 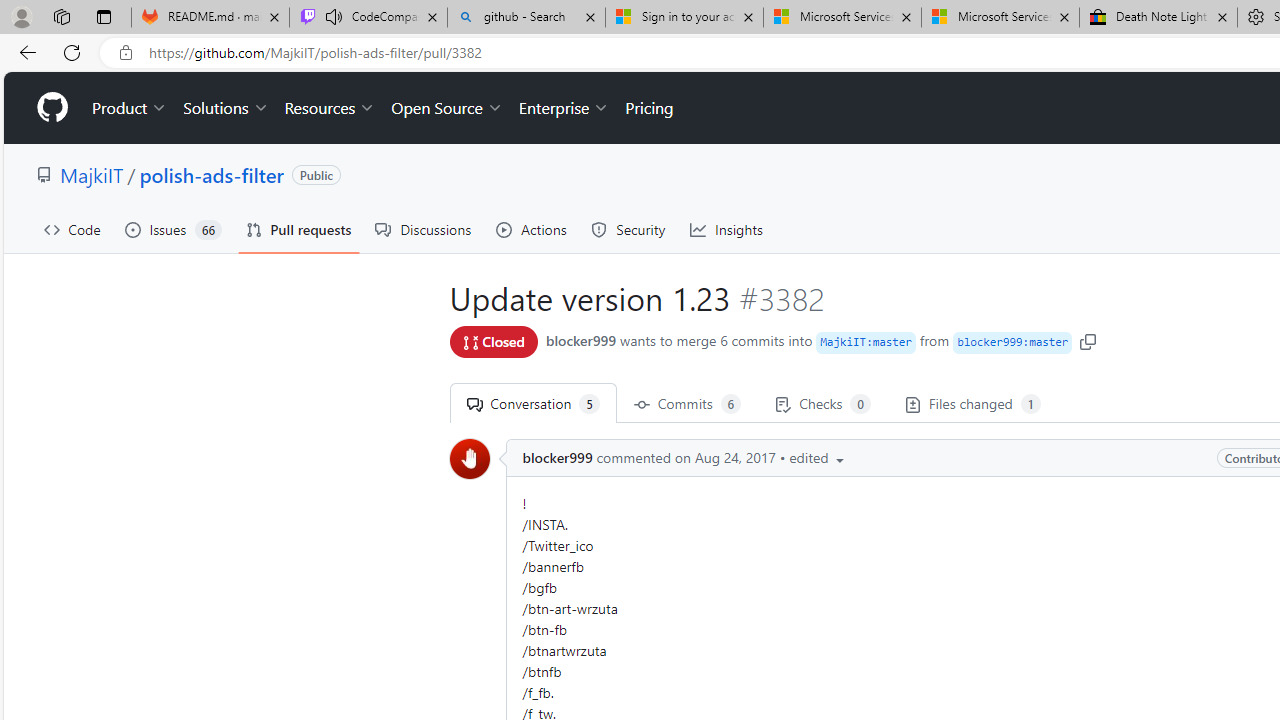 What do you see at coordinates (72, 229) in the screenshot?
I see `'Code'` at bounding box center [72, 229].